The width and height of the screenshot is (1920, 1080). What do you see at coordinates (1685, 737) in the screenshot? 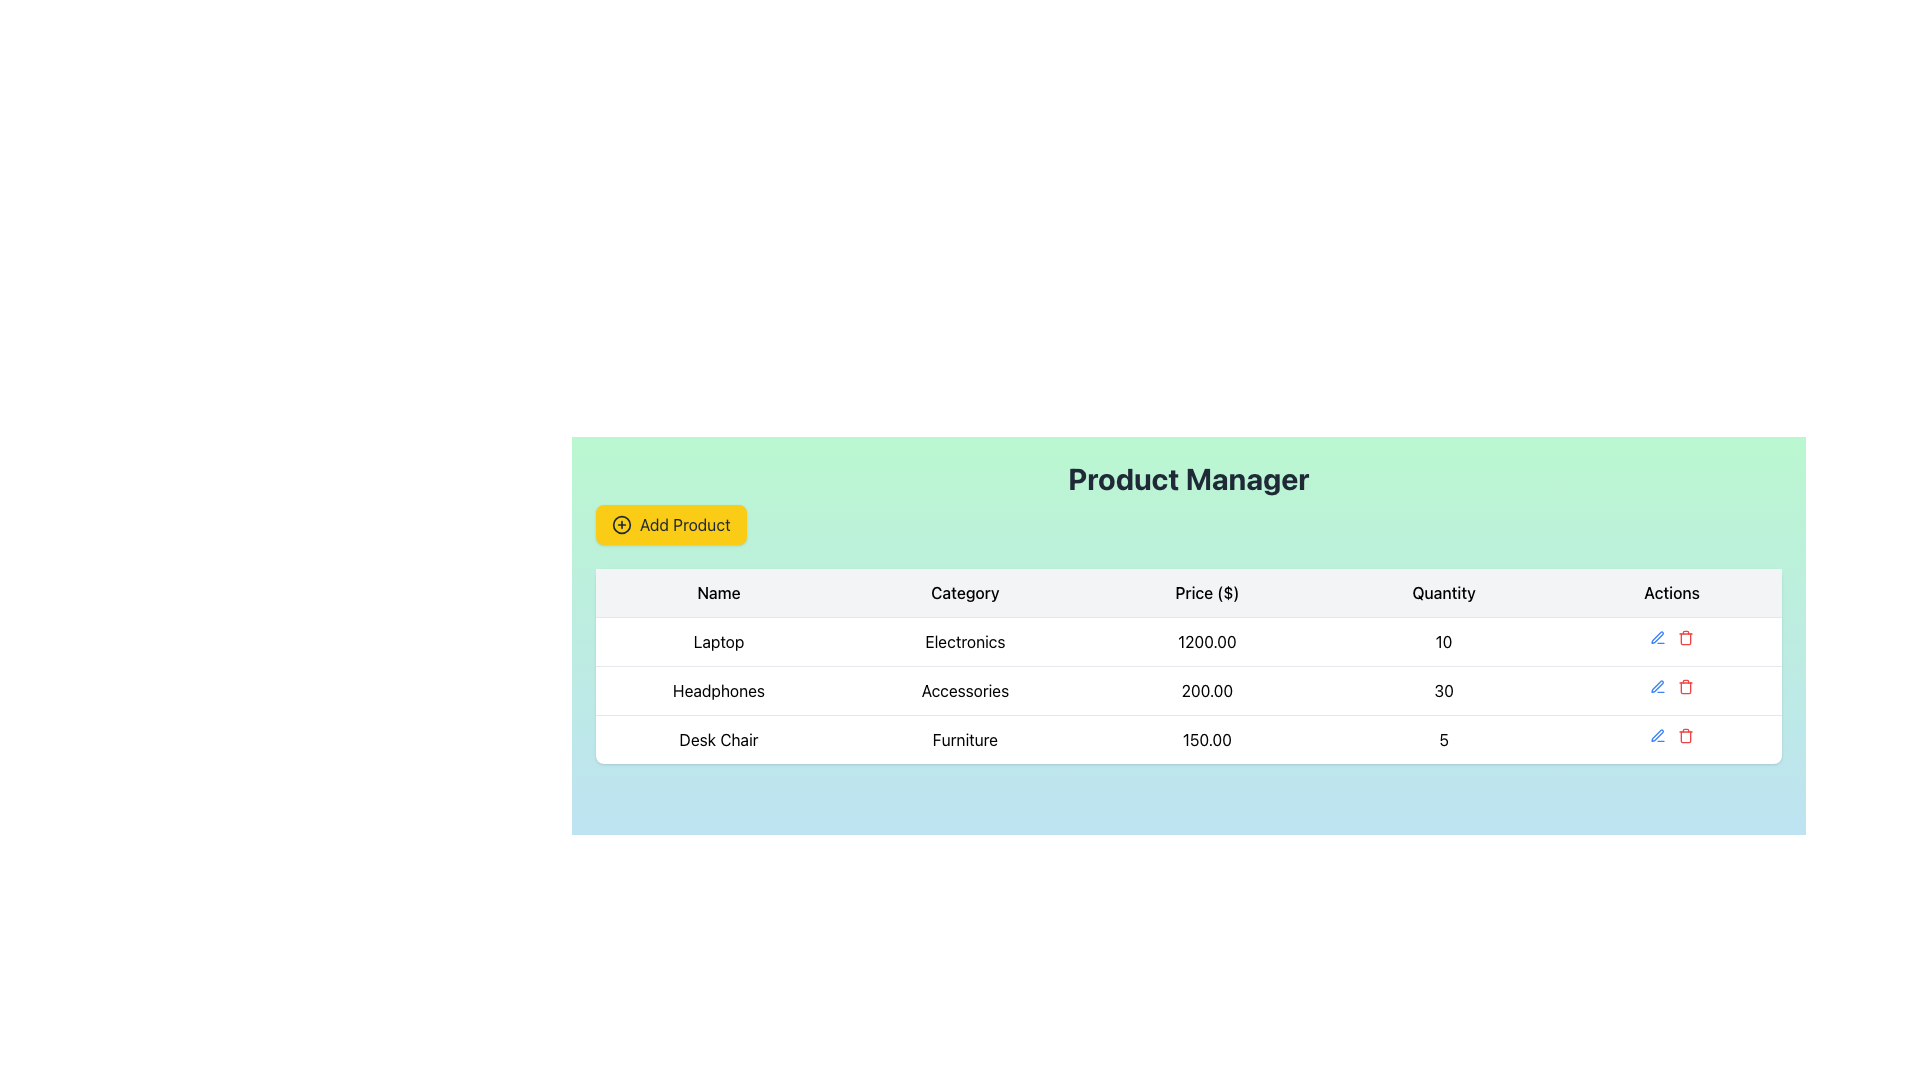
I see `trash bin icon element in the third row of the table under the 'Actions' column corresponding to the product 'Desk Chair' using developer tools` at bounding box center [1685, 737].